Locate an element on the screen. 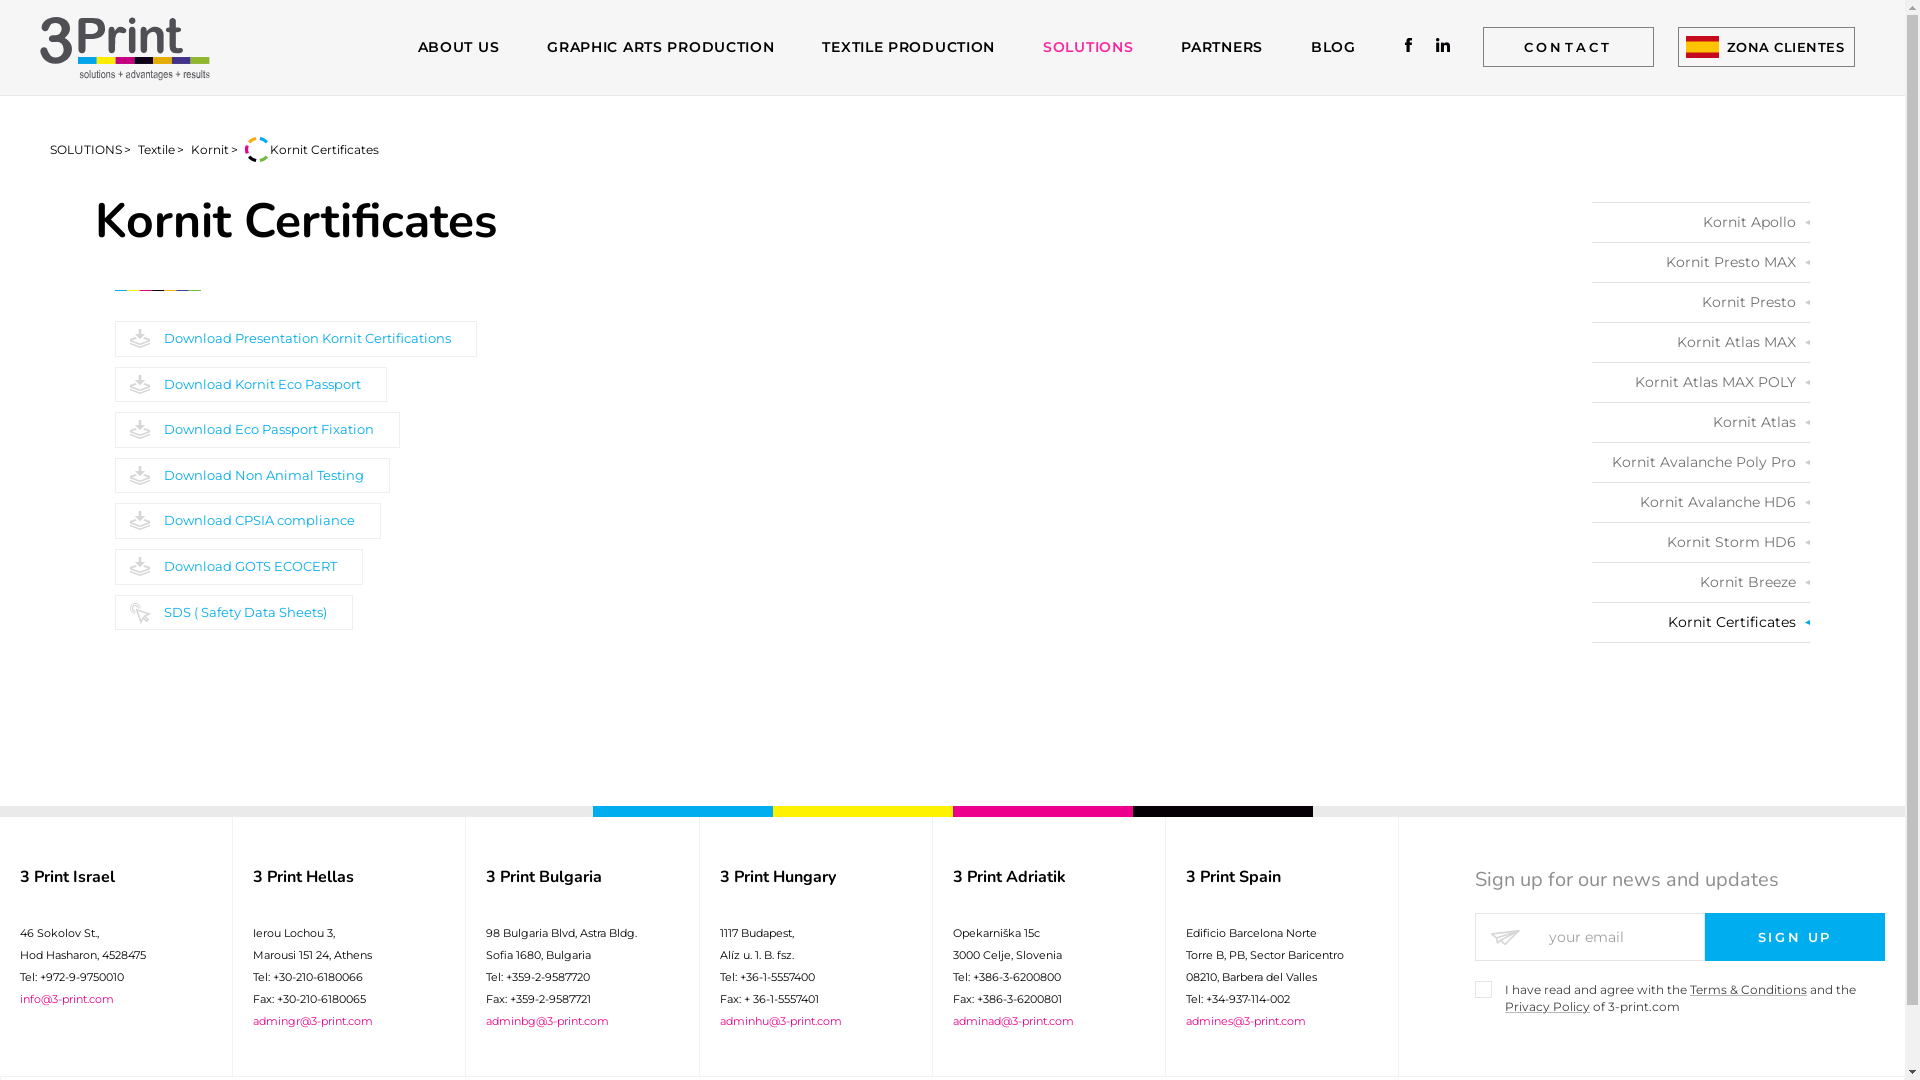  'Textile' is located at coordinates (155, 148).